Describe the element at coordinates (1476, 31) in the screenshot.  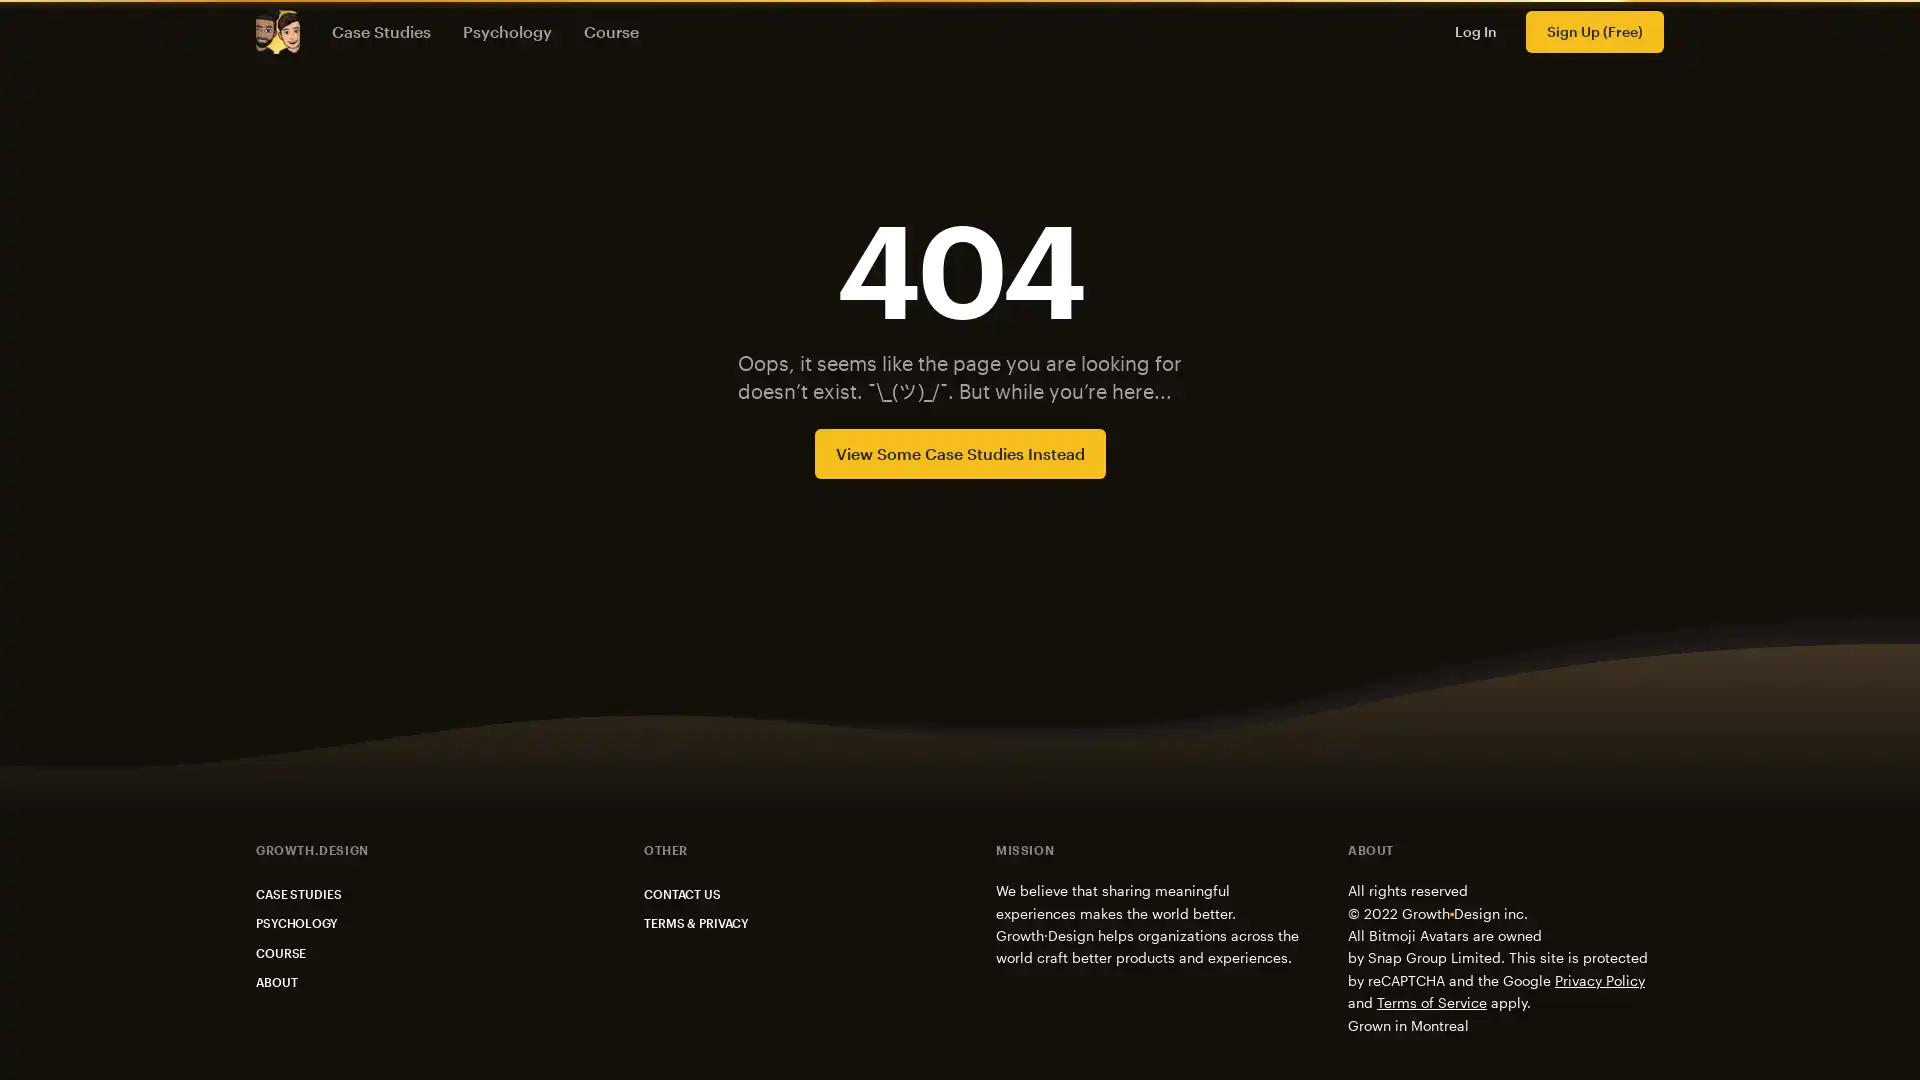
I see `Log In` at that location.